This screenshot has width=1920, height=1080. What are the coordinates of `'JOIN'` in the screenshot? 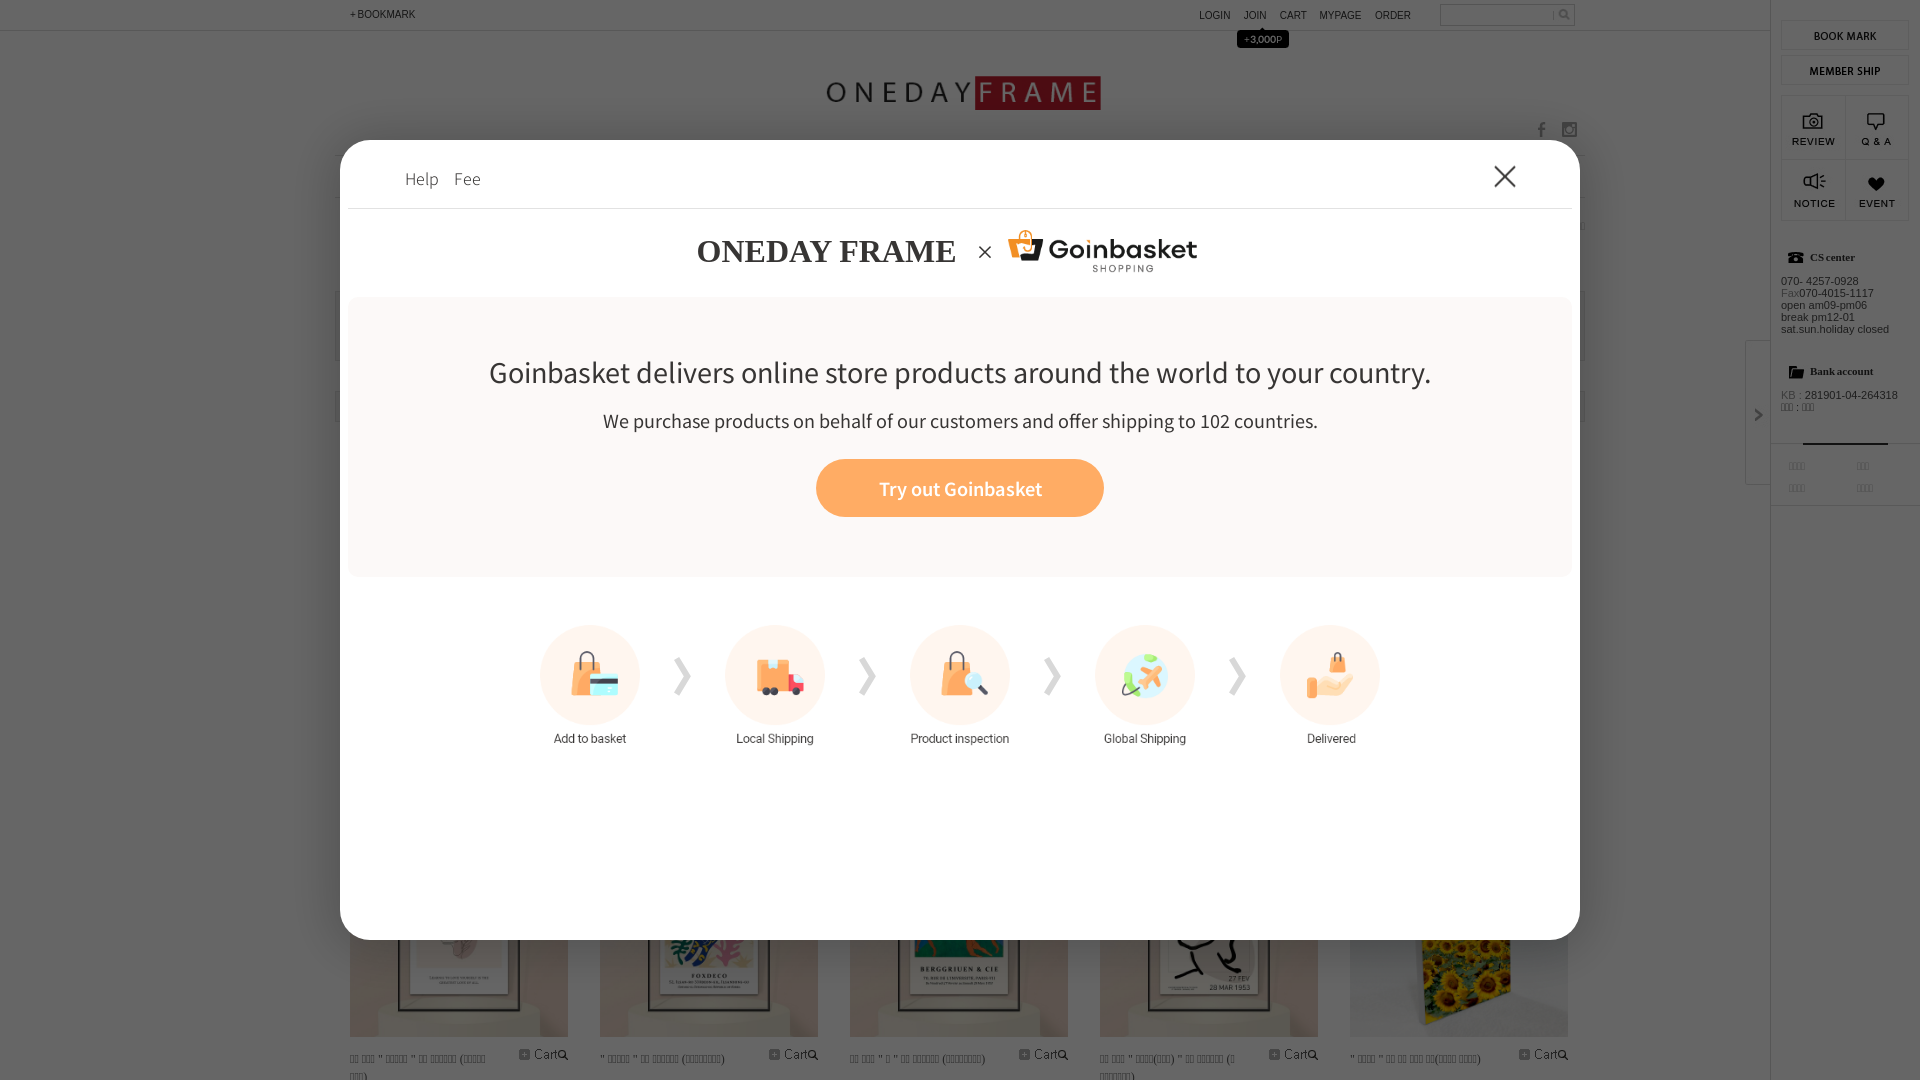 It's located at (1242, 15).